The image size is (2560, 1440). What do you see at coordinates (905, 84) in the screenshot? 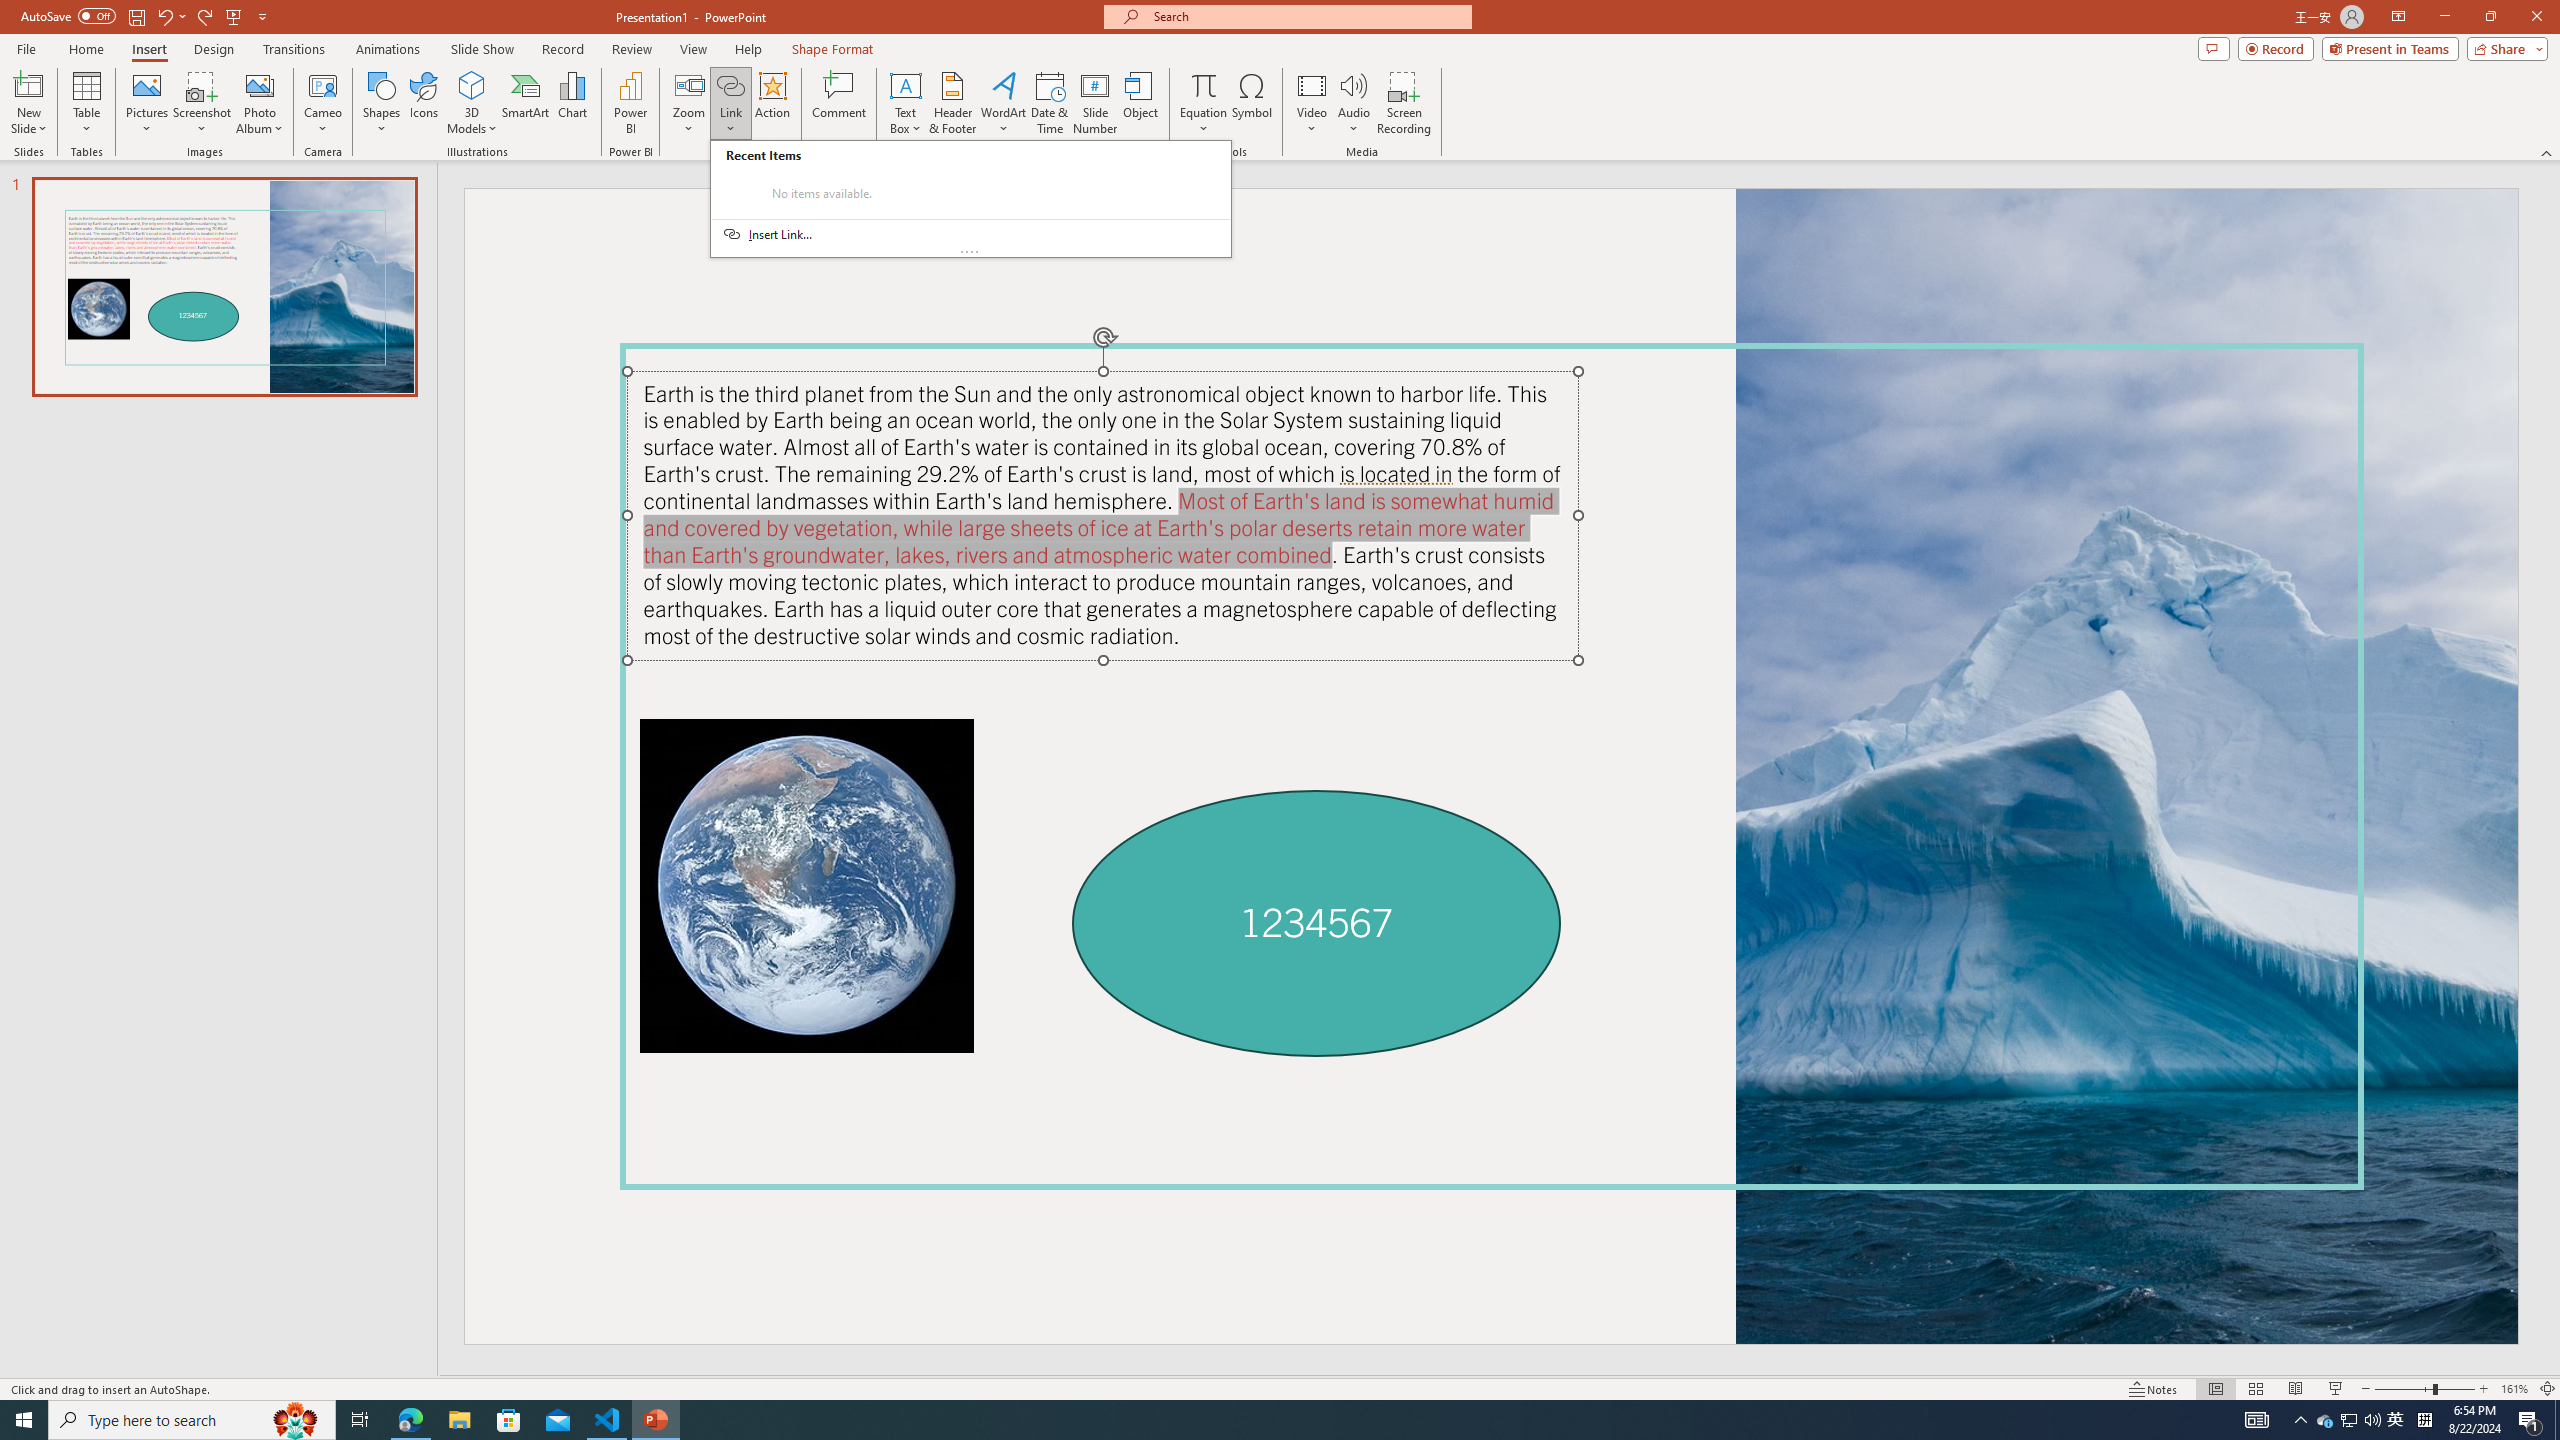
I see `'Draw Horizontal Text Box'` at bounding box center [905, 84].